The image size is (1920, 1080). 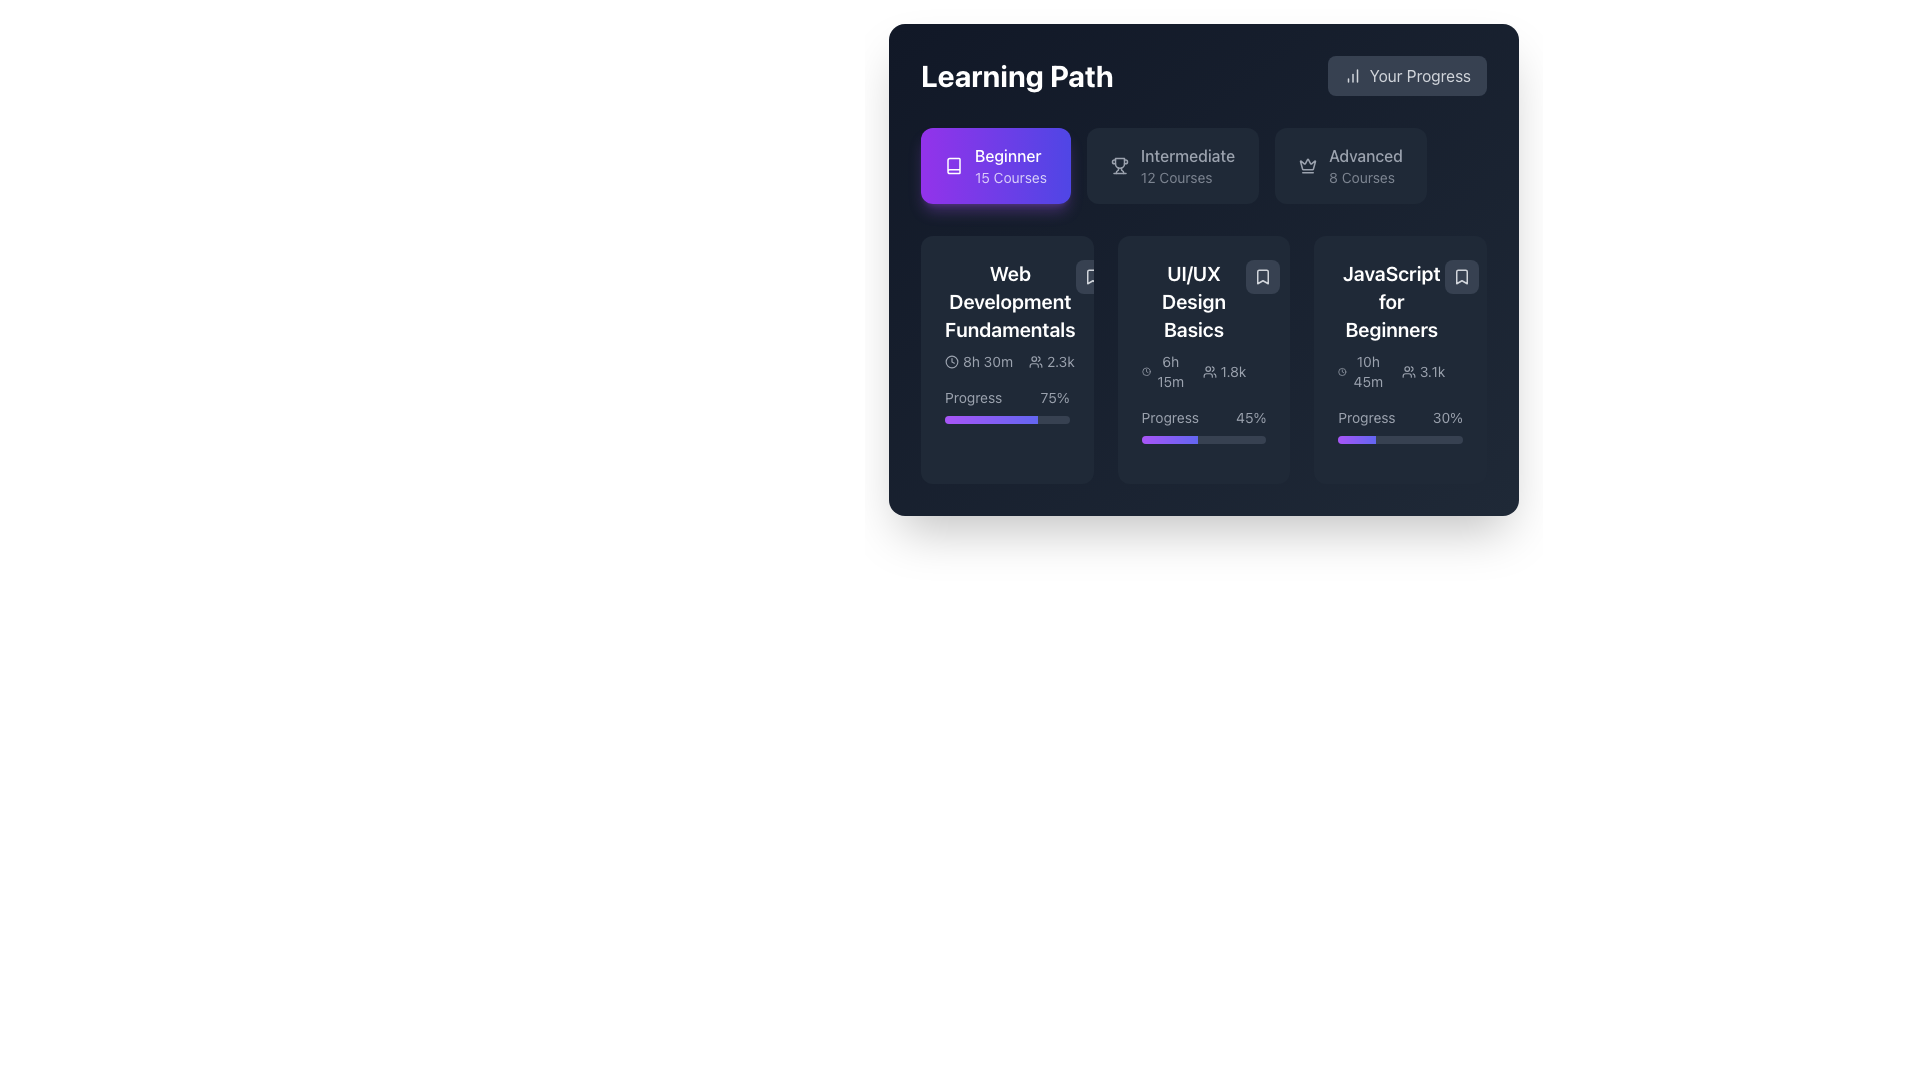 What do you see at coordinates (1262, 277) in the screenshot?
I see `the bookmark icon located in the top-right corner of the 'UI/UX Design Basics' card` at bounding box center [1262, 277].